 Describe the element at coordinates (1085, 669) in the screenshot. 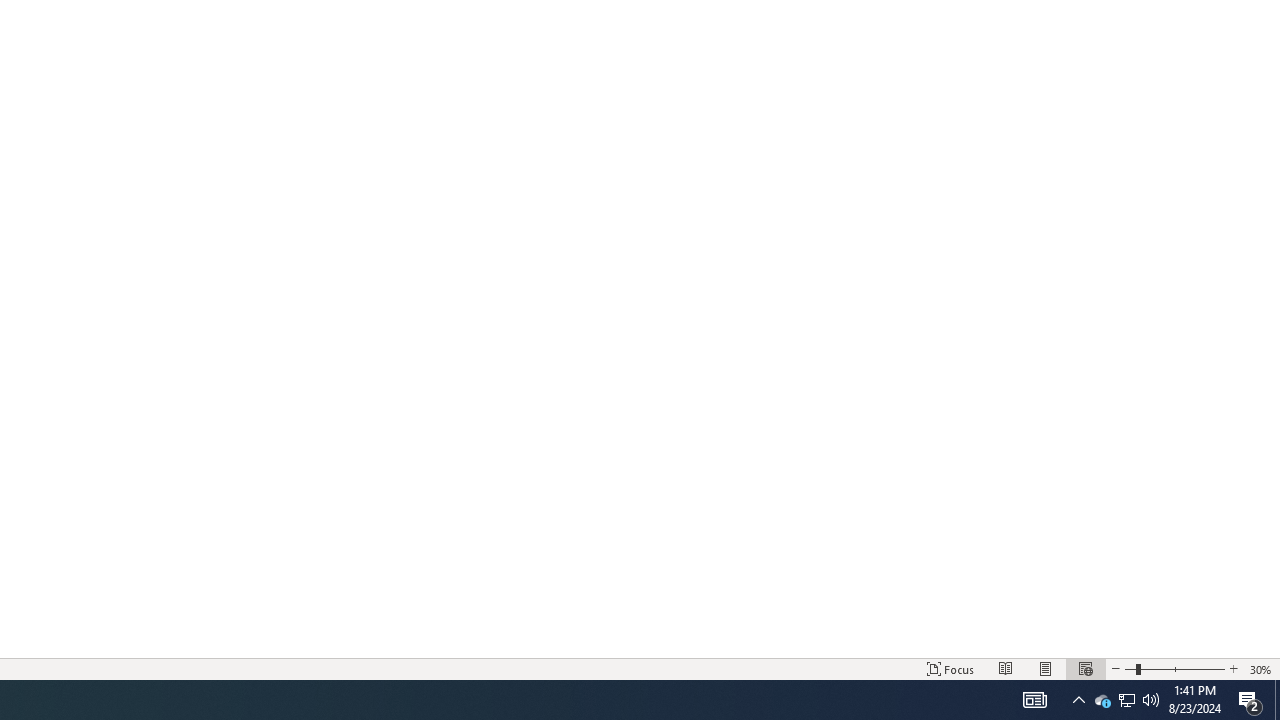

I see `'Web Layout'` at that location.